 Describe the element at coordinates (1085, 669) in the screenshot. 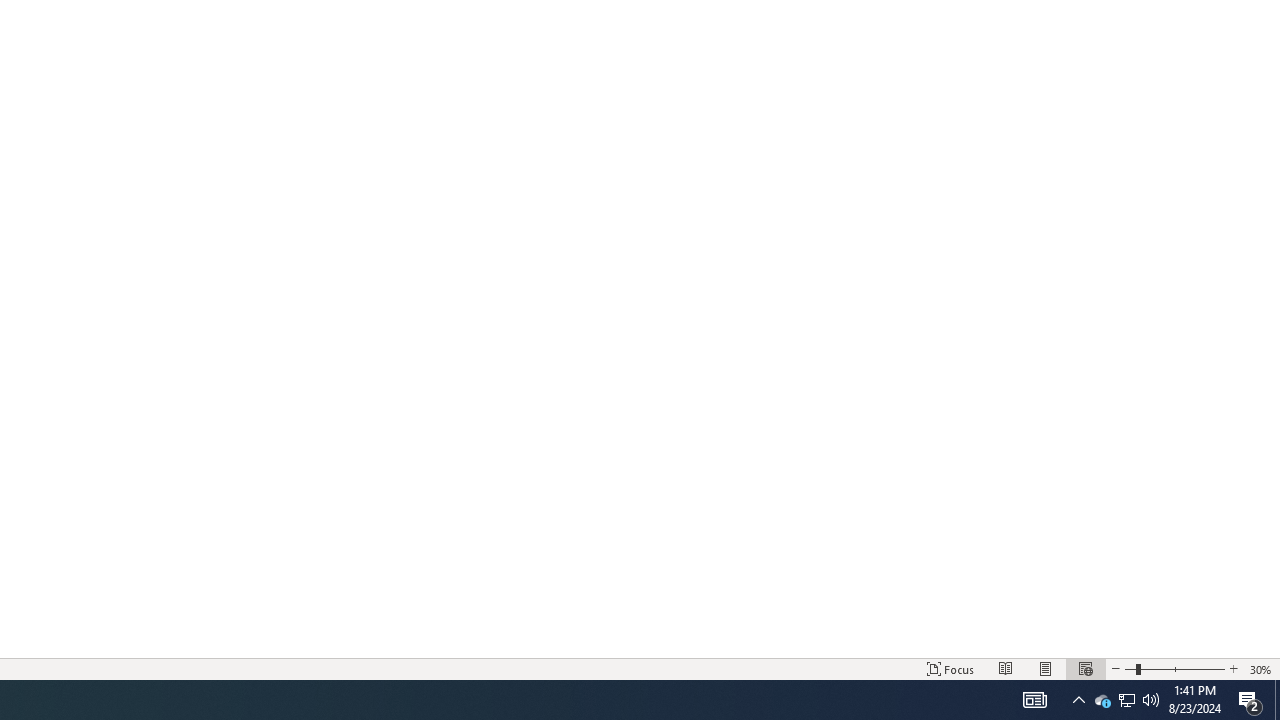

I see `'Web Layout'` at that location.